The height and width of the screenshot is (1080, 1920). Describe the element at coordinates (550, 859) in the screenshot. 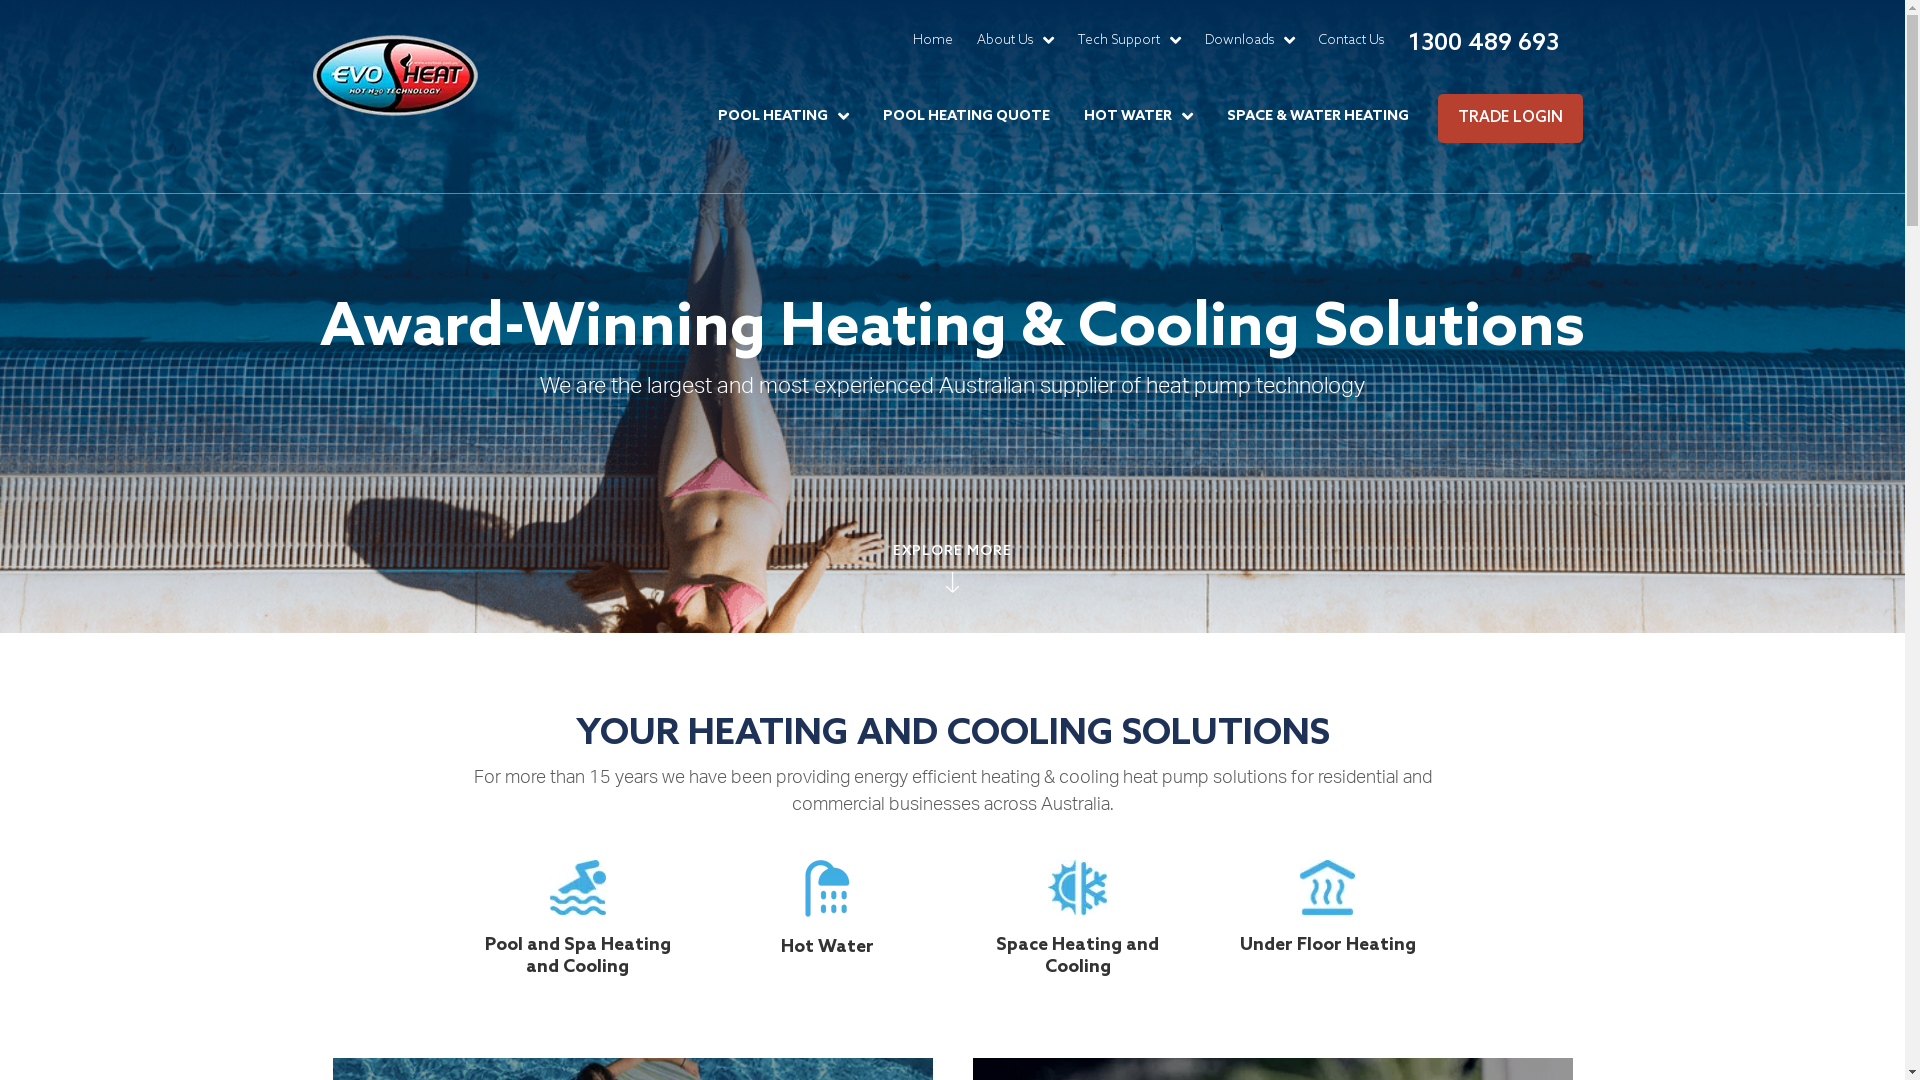

I see `'icon-pool'` at that location.